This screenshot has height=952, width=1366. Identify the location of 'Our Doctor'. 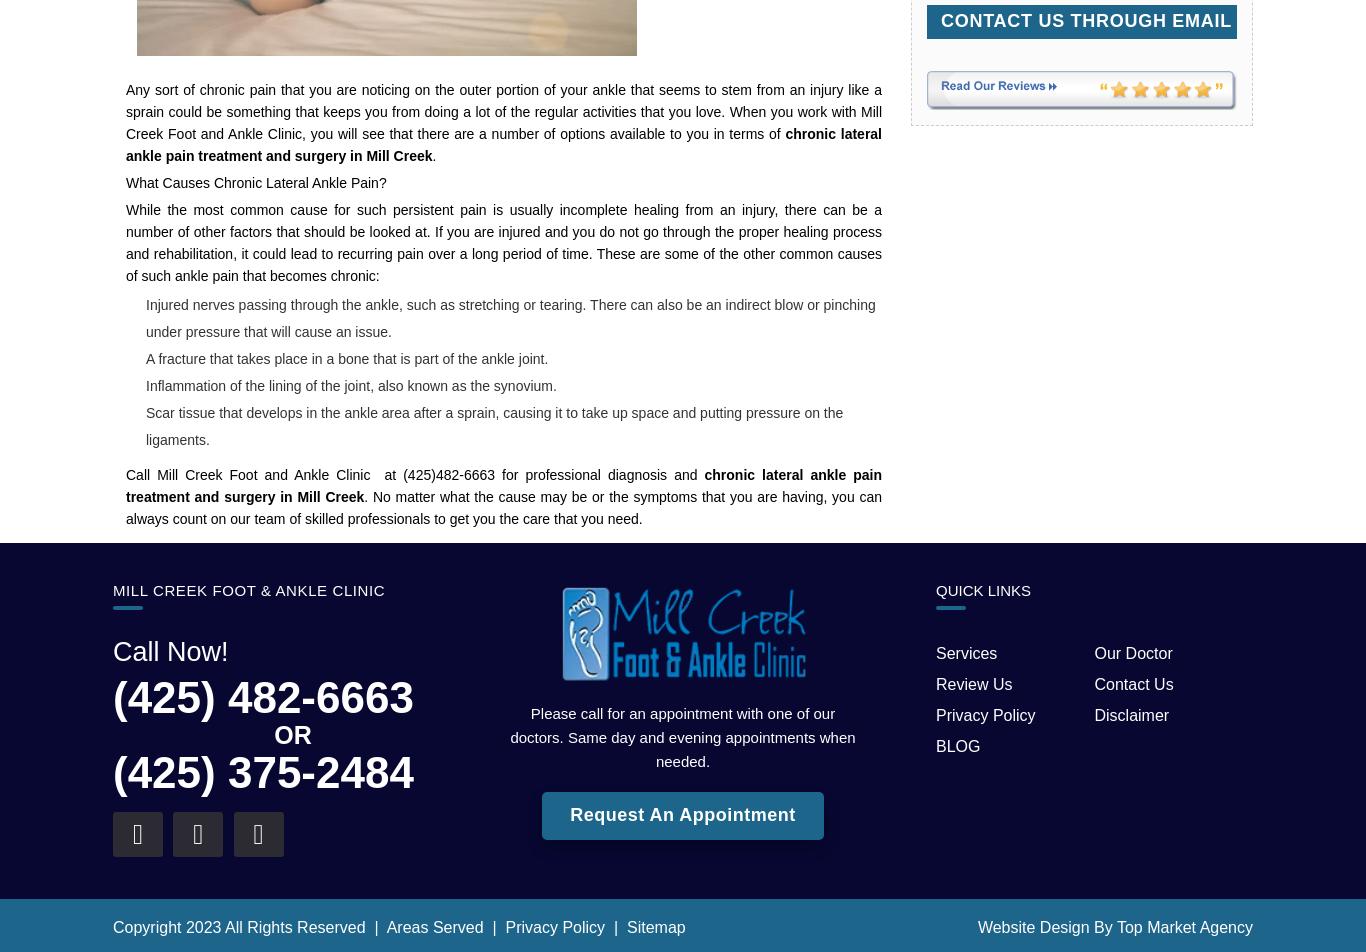
(1131, 652).